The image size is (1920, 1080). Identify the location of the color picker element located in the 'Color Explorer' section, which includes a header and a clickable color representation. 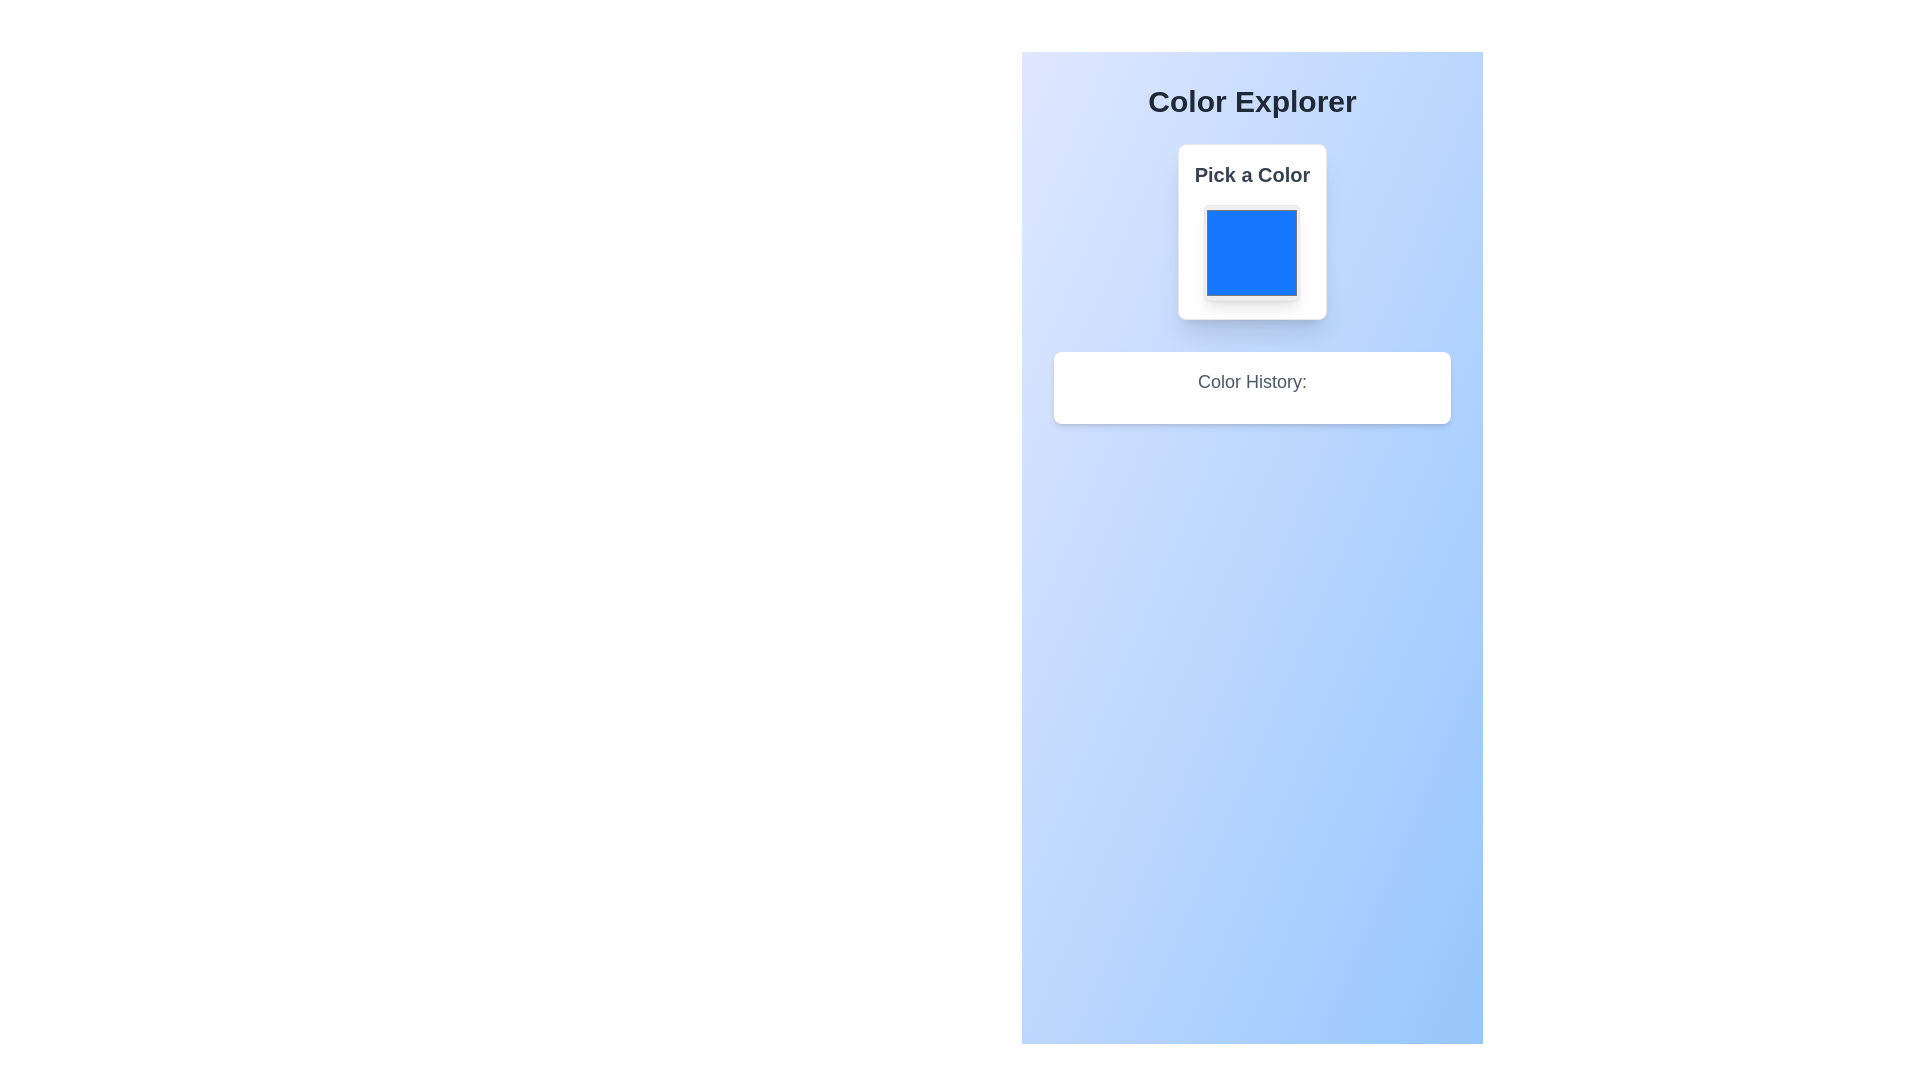
(1251, 230).